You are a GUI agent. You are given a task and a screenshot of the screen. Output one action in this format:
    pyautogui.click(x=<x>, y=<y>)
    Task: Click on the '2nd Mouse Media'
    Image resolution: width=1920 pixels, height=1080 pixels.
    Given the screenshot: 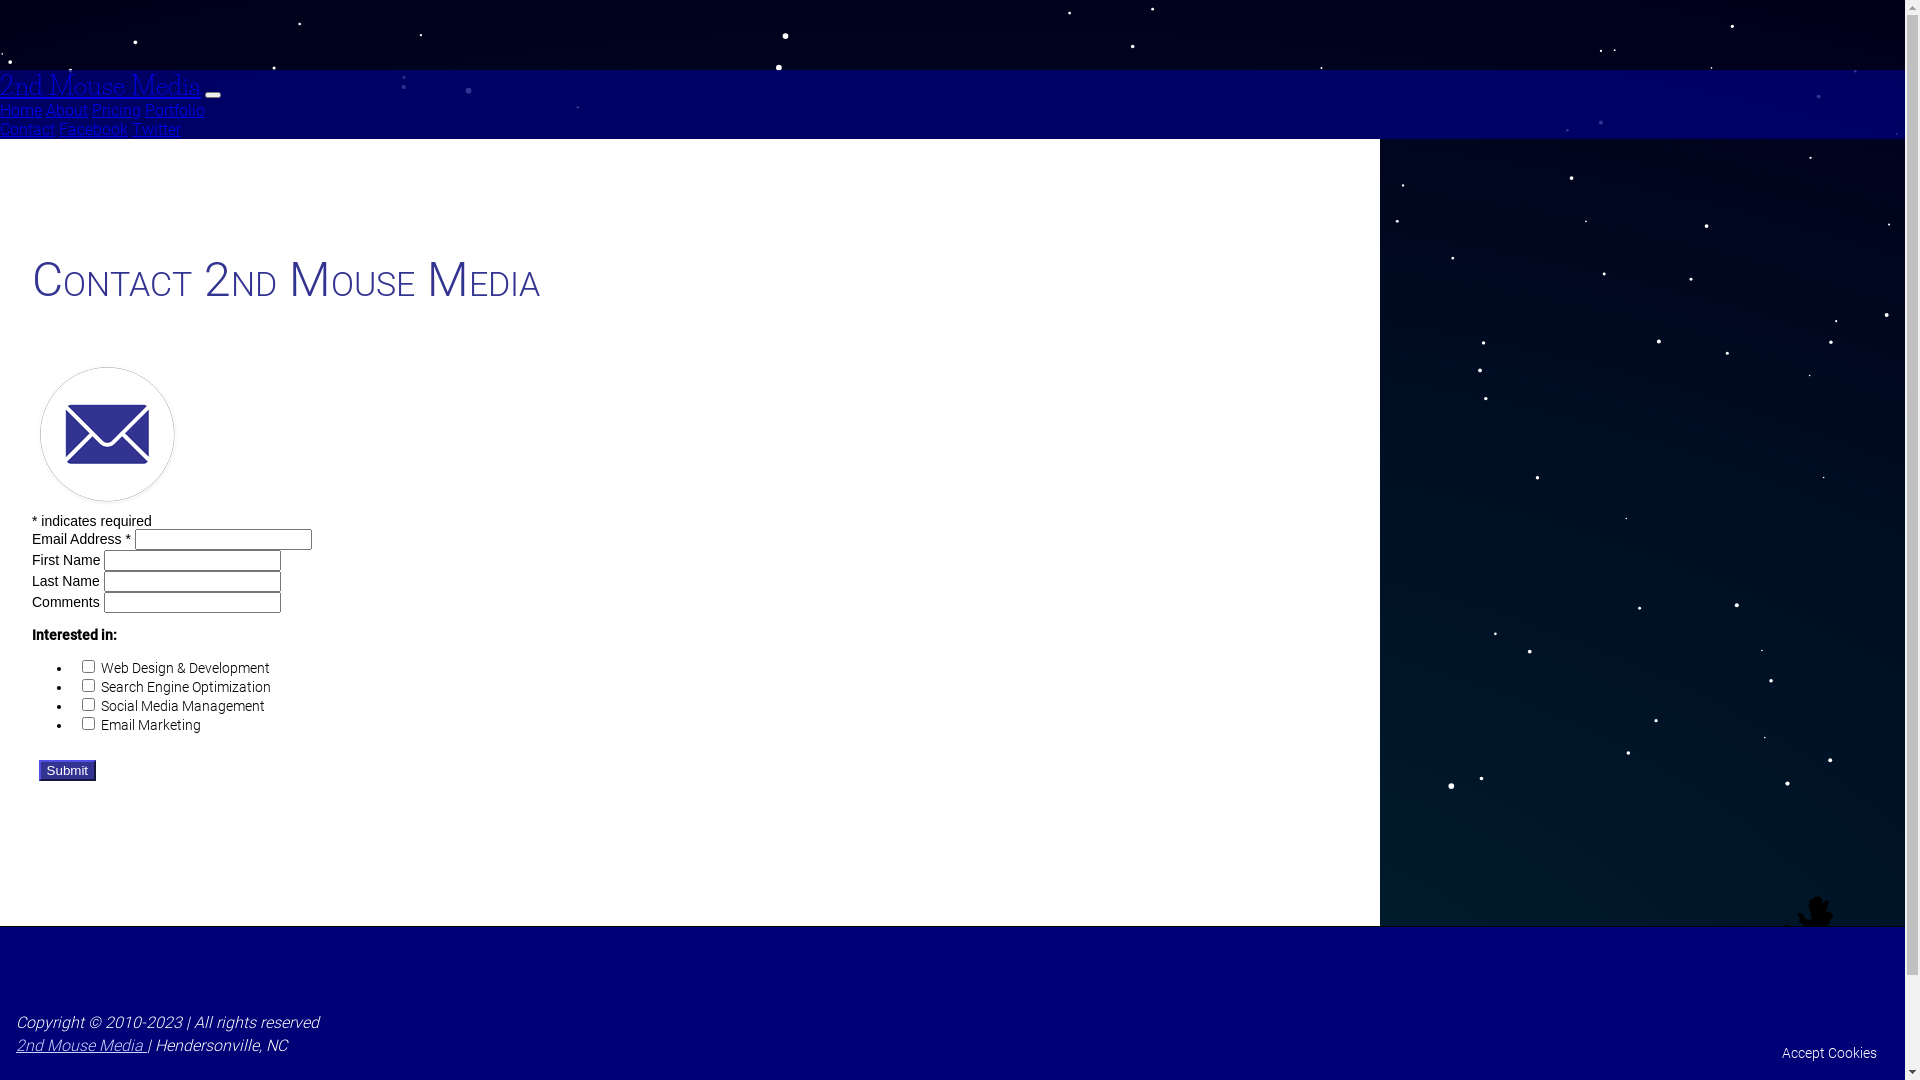 What is the action you would take?
    pyautogui.click(x=0, y=84)
    